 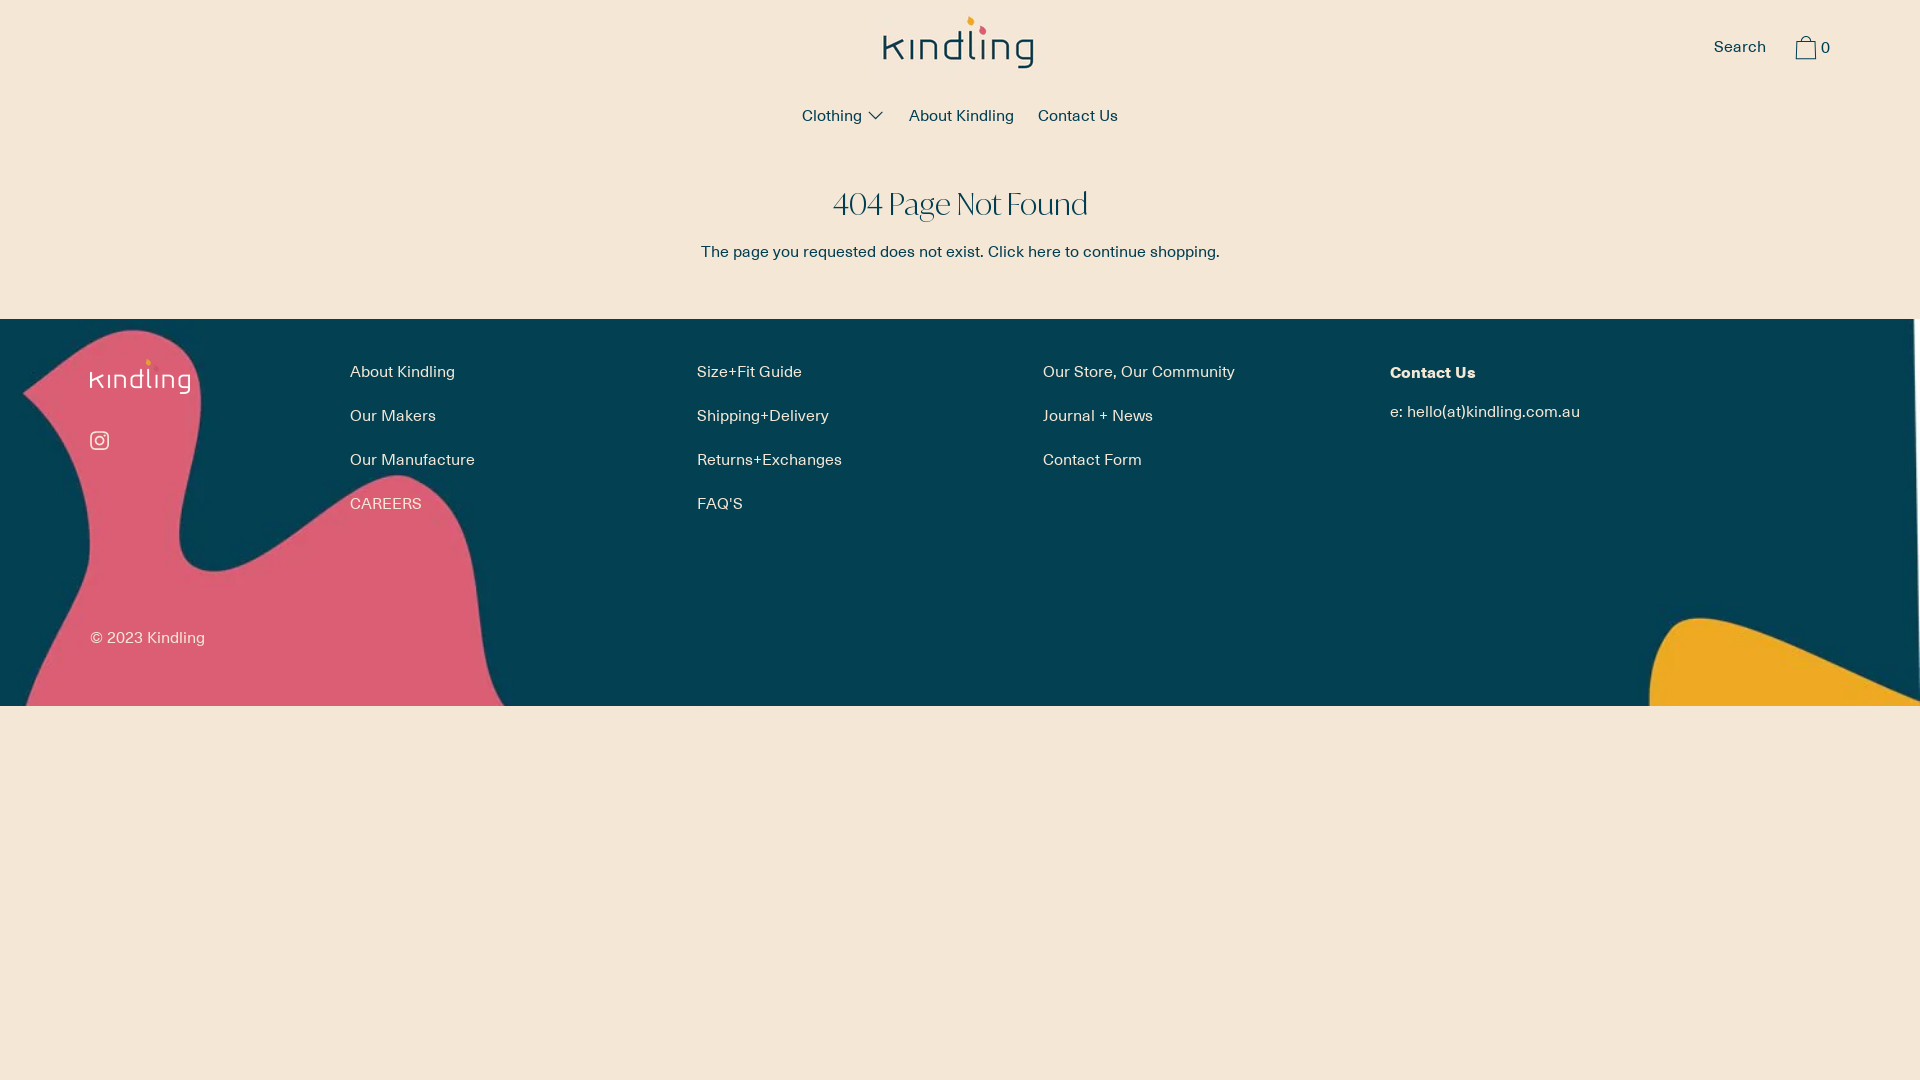 What do you see at coordinates (1738, 48) in the screenshot?
I see `'Search'` at bounding box center [1738, 48].